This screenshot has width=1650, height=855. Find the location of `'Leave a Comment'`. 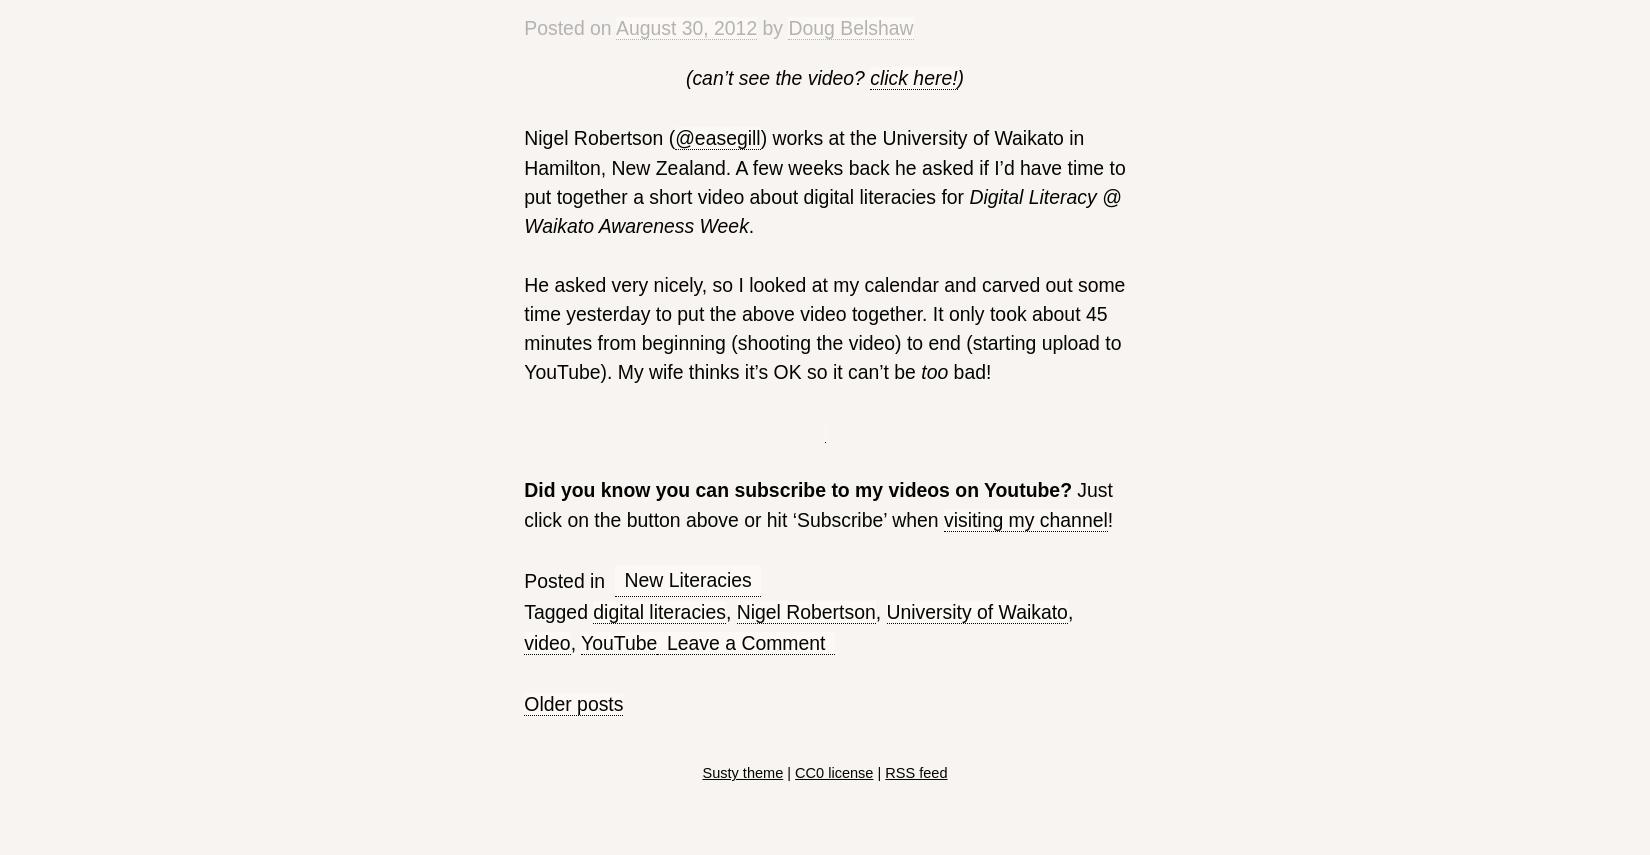

'Leave a Comment' is located at coordinates (744, 641).